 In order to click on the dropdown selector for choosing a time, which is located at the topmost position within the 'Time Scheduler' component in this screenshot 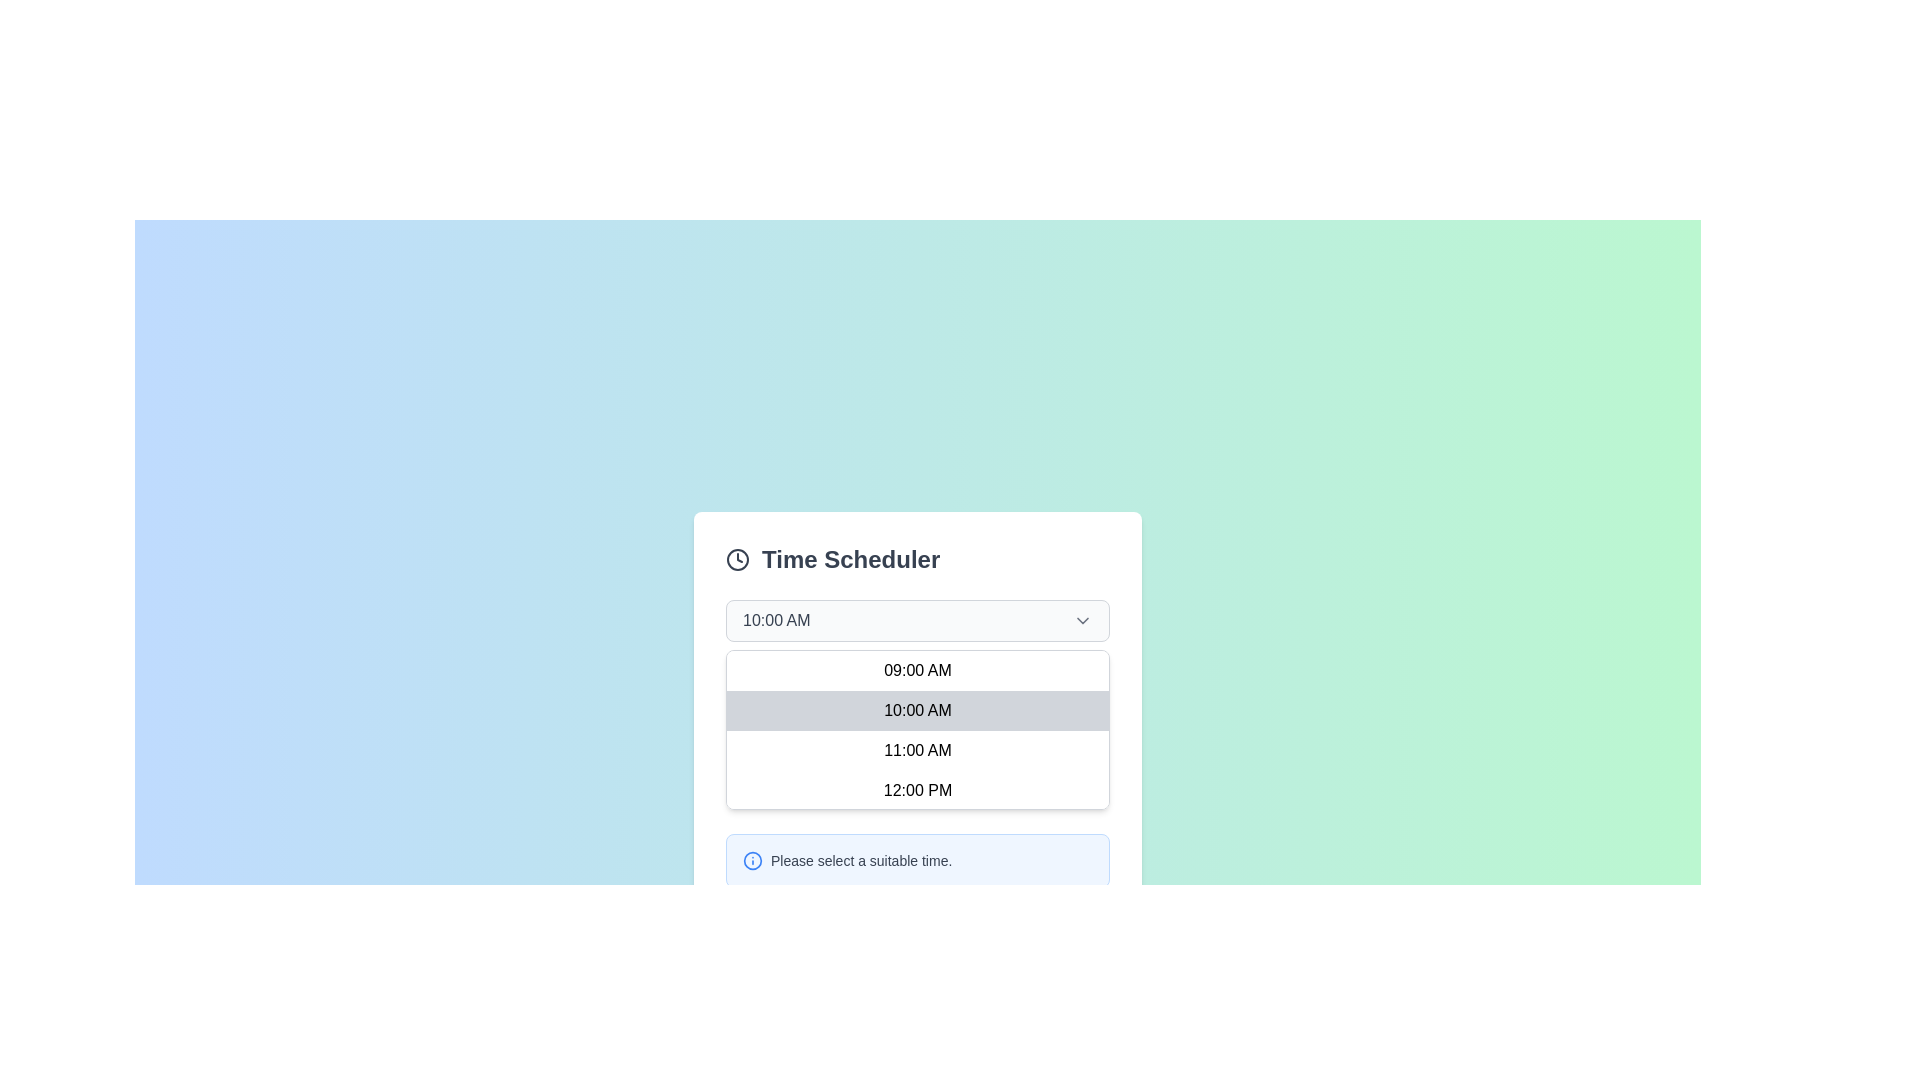, I will do `click(916, 620)`.